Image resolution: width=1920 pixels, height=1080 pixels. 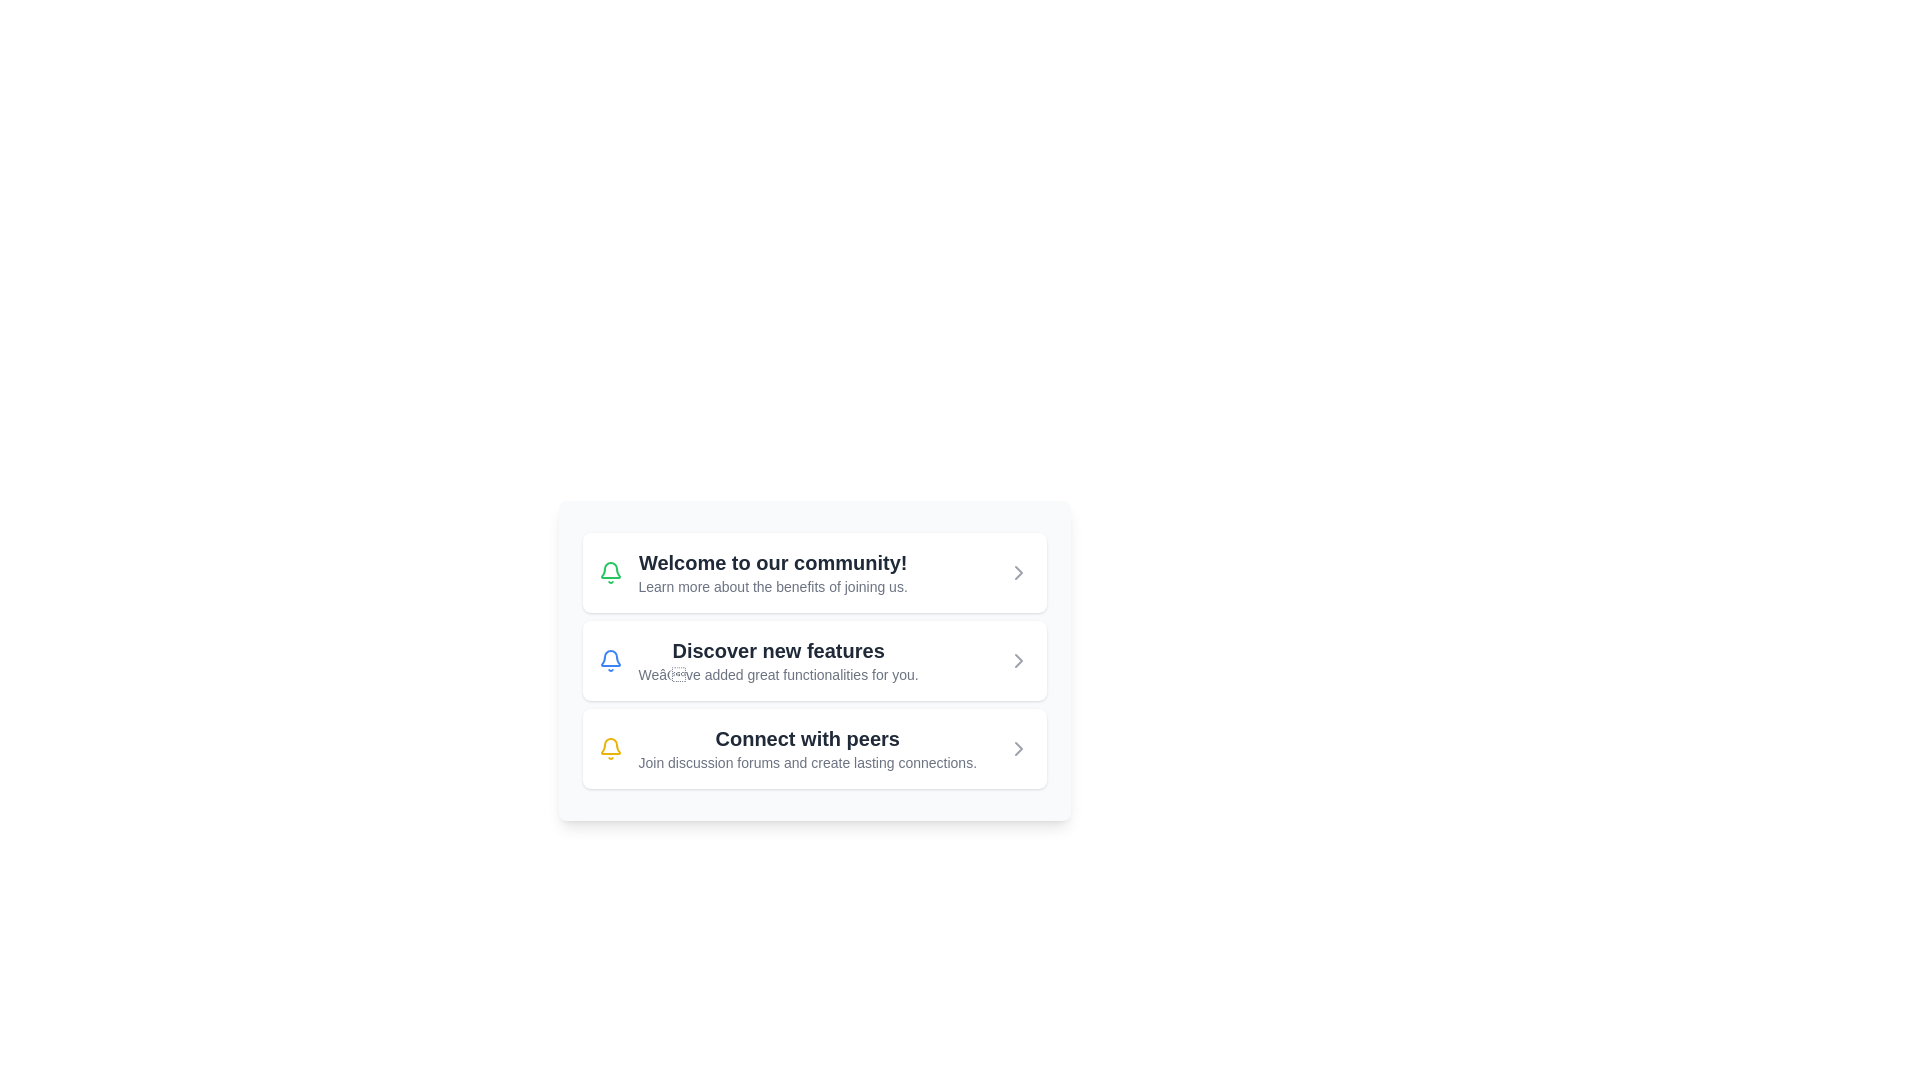 I want to click on the gray rightward-pointing arrow icon located to the right of the text 'Discover new features' in the second card-like section, so click(x=1018, y=660).